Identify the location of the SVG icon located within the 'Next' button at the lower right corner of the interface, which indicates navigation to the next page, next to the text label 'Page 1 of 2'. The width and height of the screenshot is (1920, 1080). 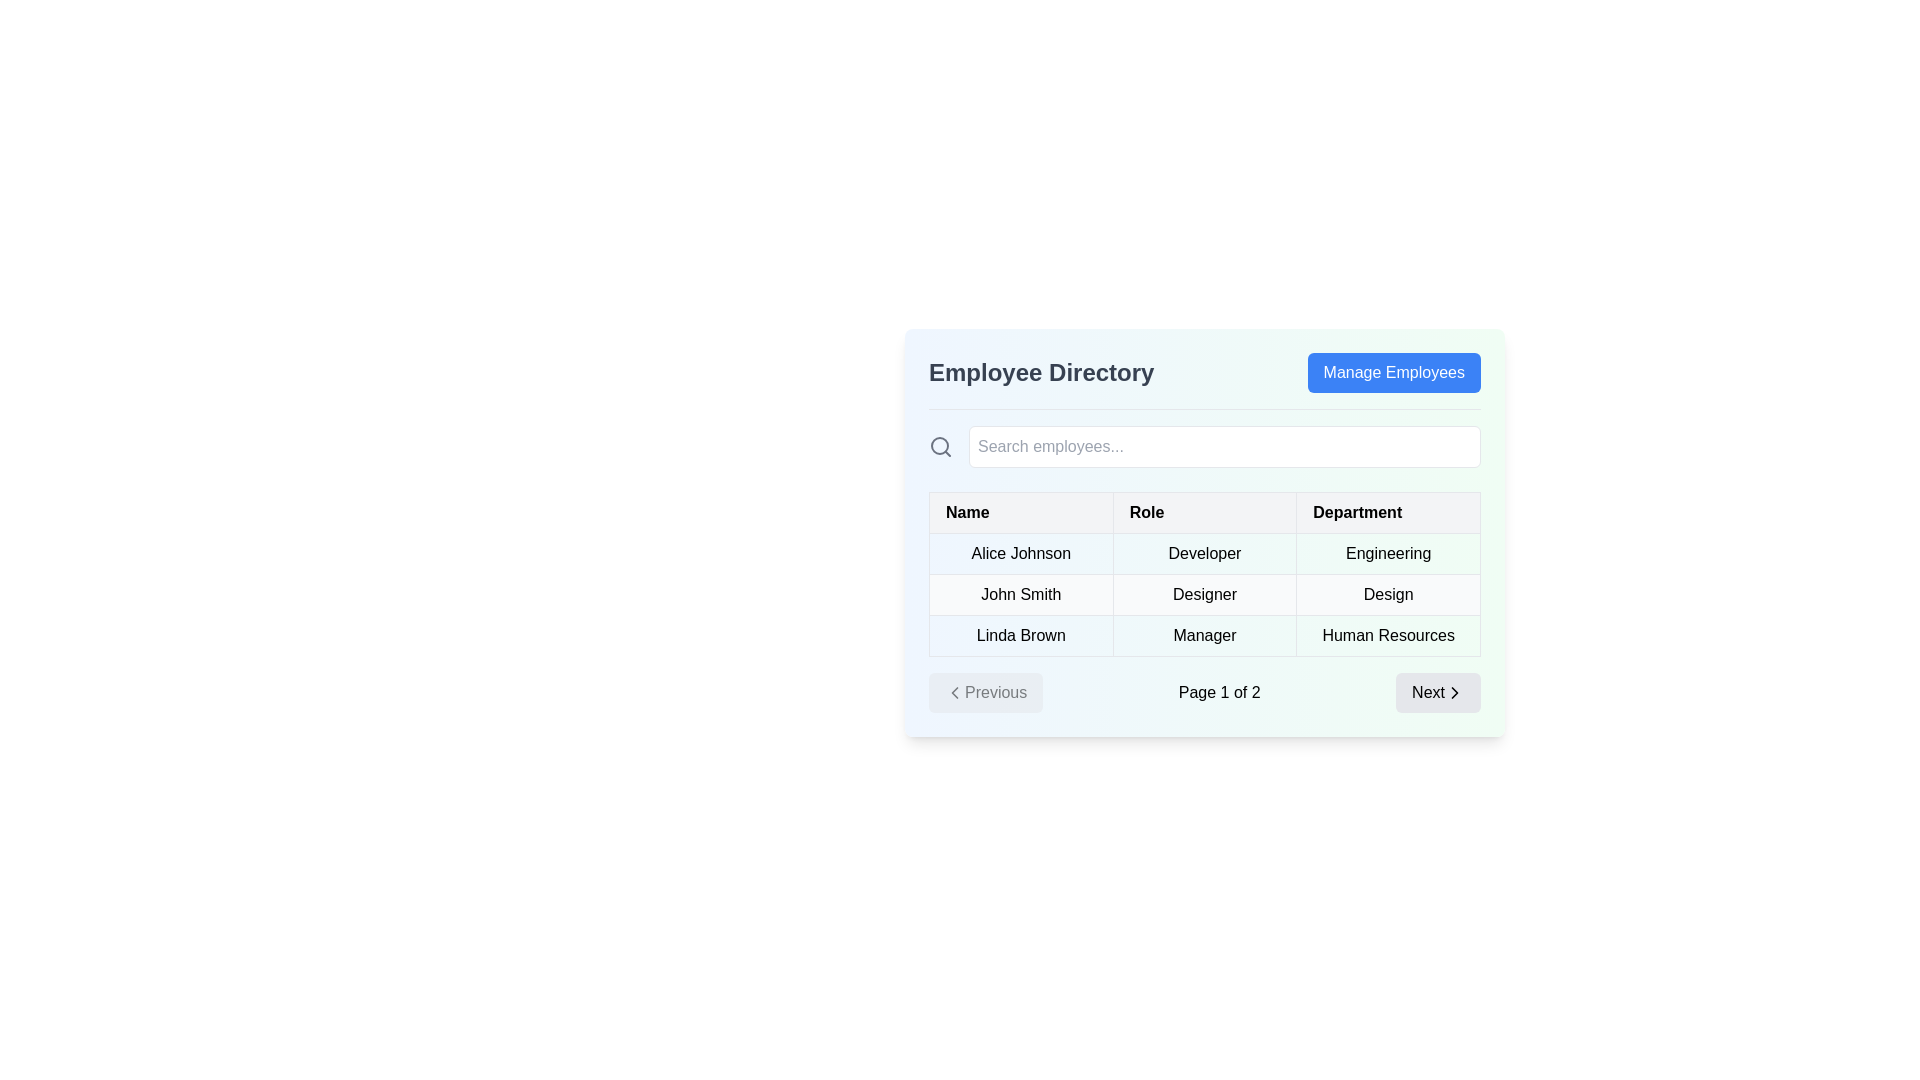
(1454, 692).